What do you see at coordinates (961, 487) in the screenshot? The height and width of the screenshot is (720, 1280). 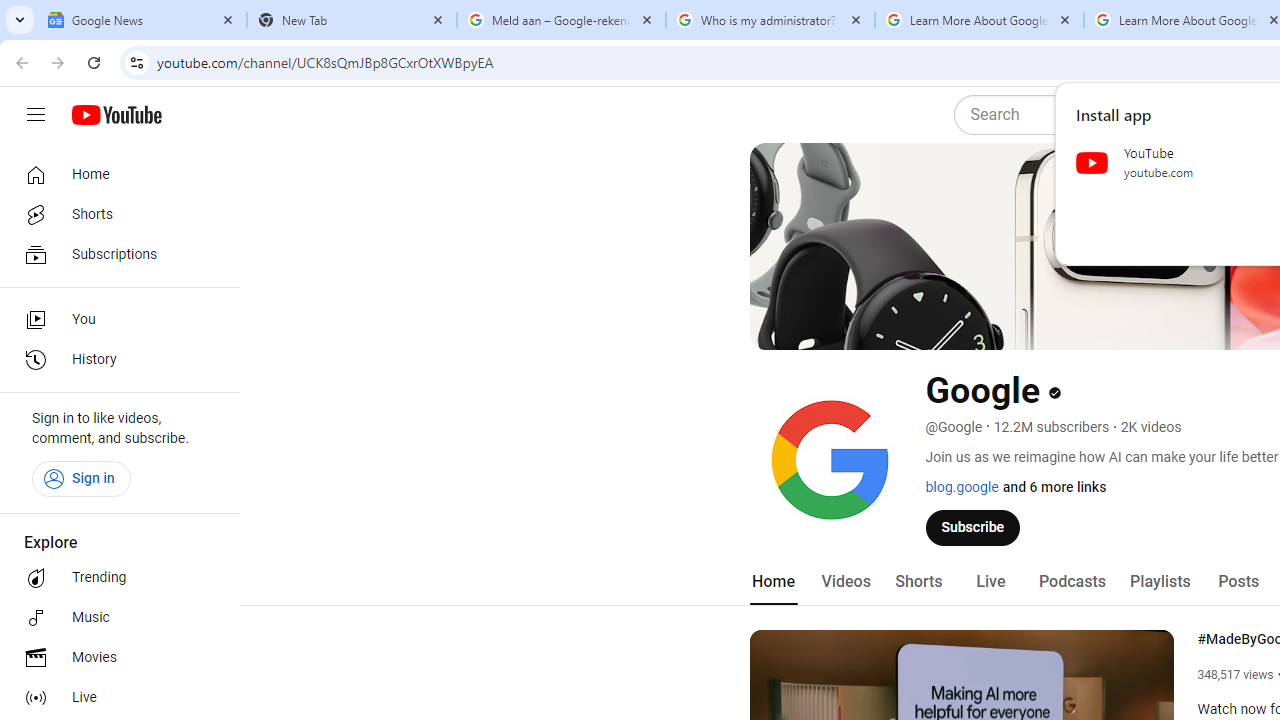 I see `'blog.google'` at bounding box center [961, 487].